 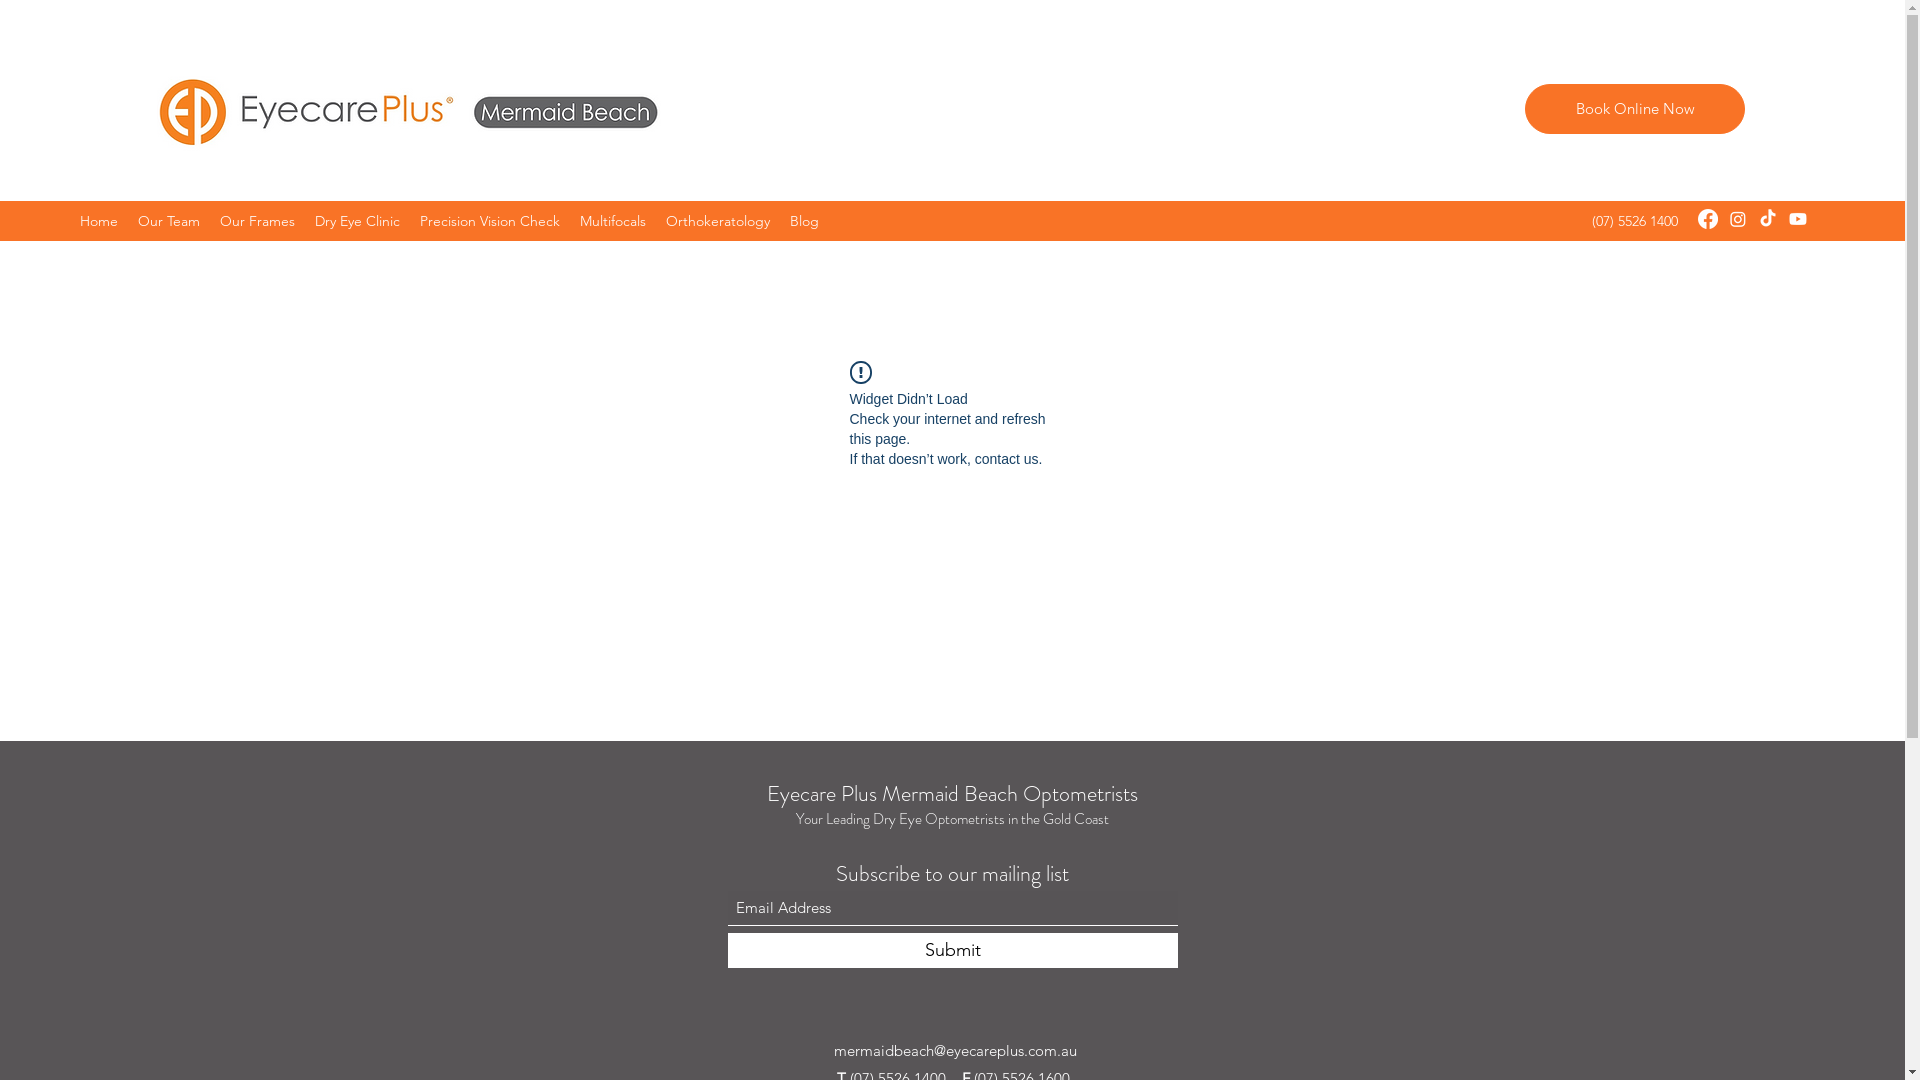 What do you see at coordinates (489, 220) in the screenshot?
I see `'Precision Vision Check'` at bounding box center [489, 220].